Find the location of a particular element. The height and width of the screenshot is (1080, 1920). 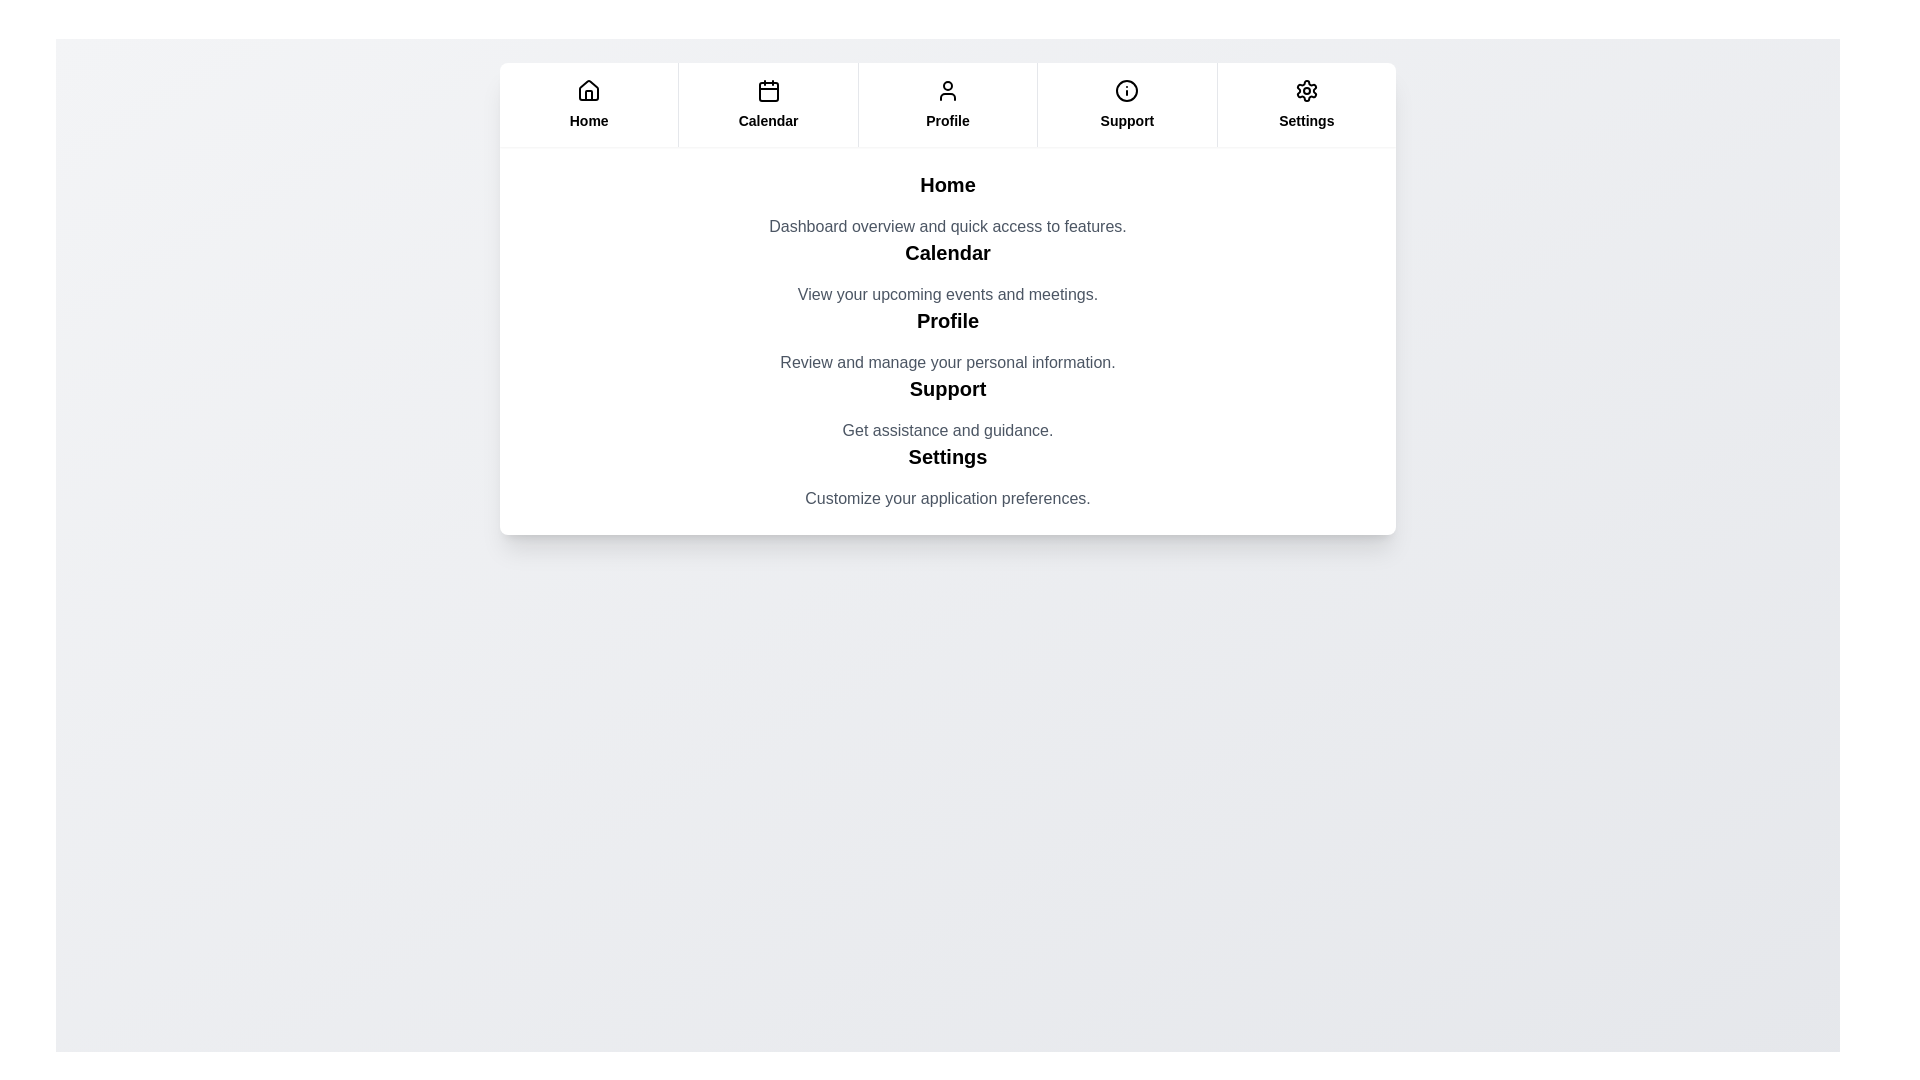

the house icon, which is a pictogram of a house with a triangular roof and rectangular body, located in the navigation bar under the 'Home' text is located at coordinates (588, 88).